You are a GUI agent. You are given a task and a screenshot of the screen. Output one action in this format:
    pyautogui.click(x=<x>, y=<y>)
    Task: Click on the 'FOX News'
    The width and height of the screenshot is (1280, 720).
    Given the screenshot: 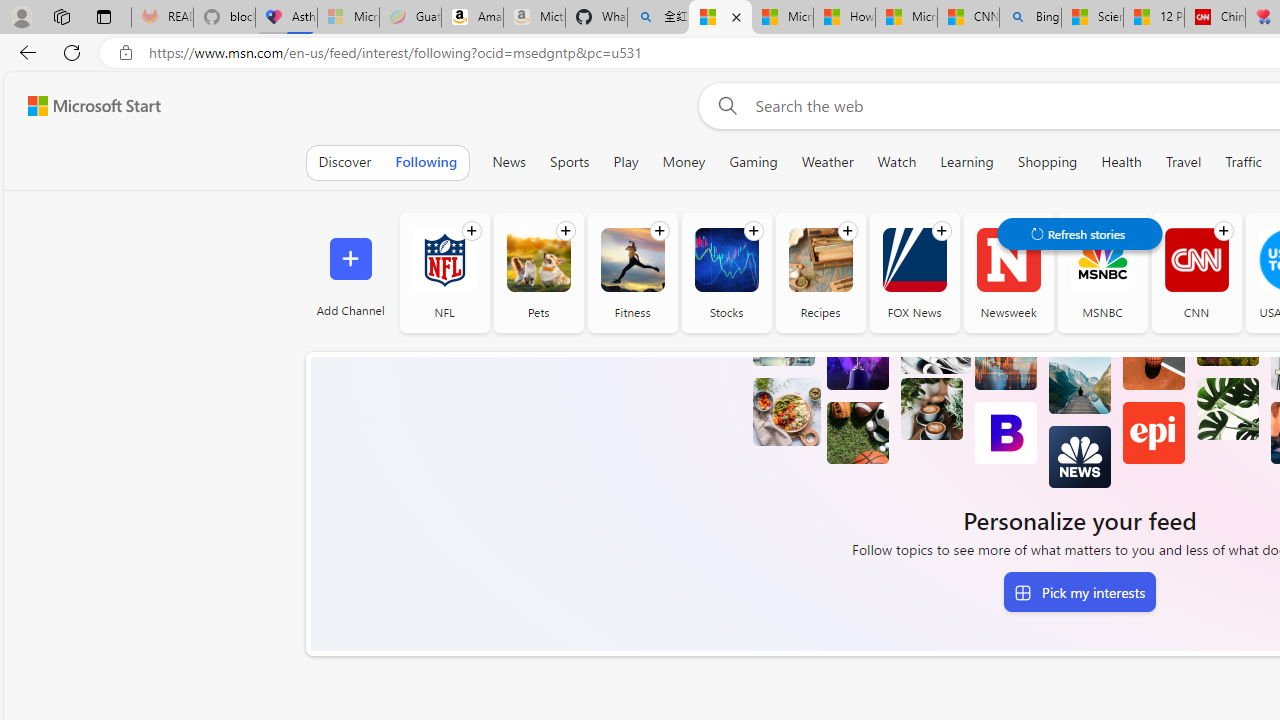 What is the action you would take?
    pyautogui.click(x=913, y=259)
    